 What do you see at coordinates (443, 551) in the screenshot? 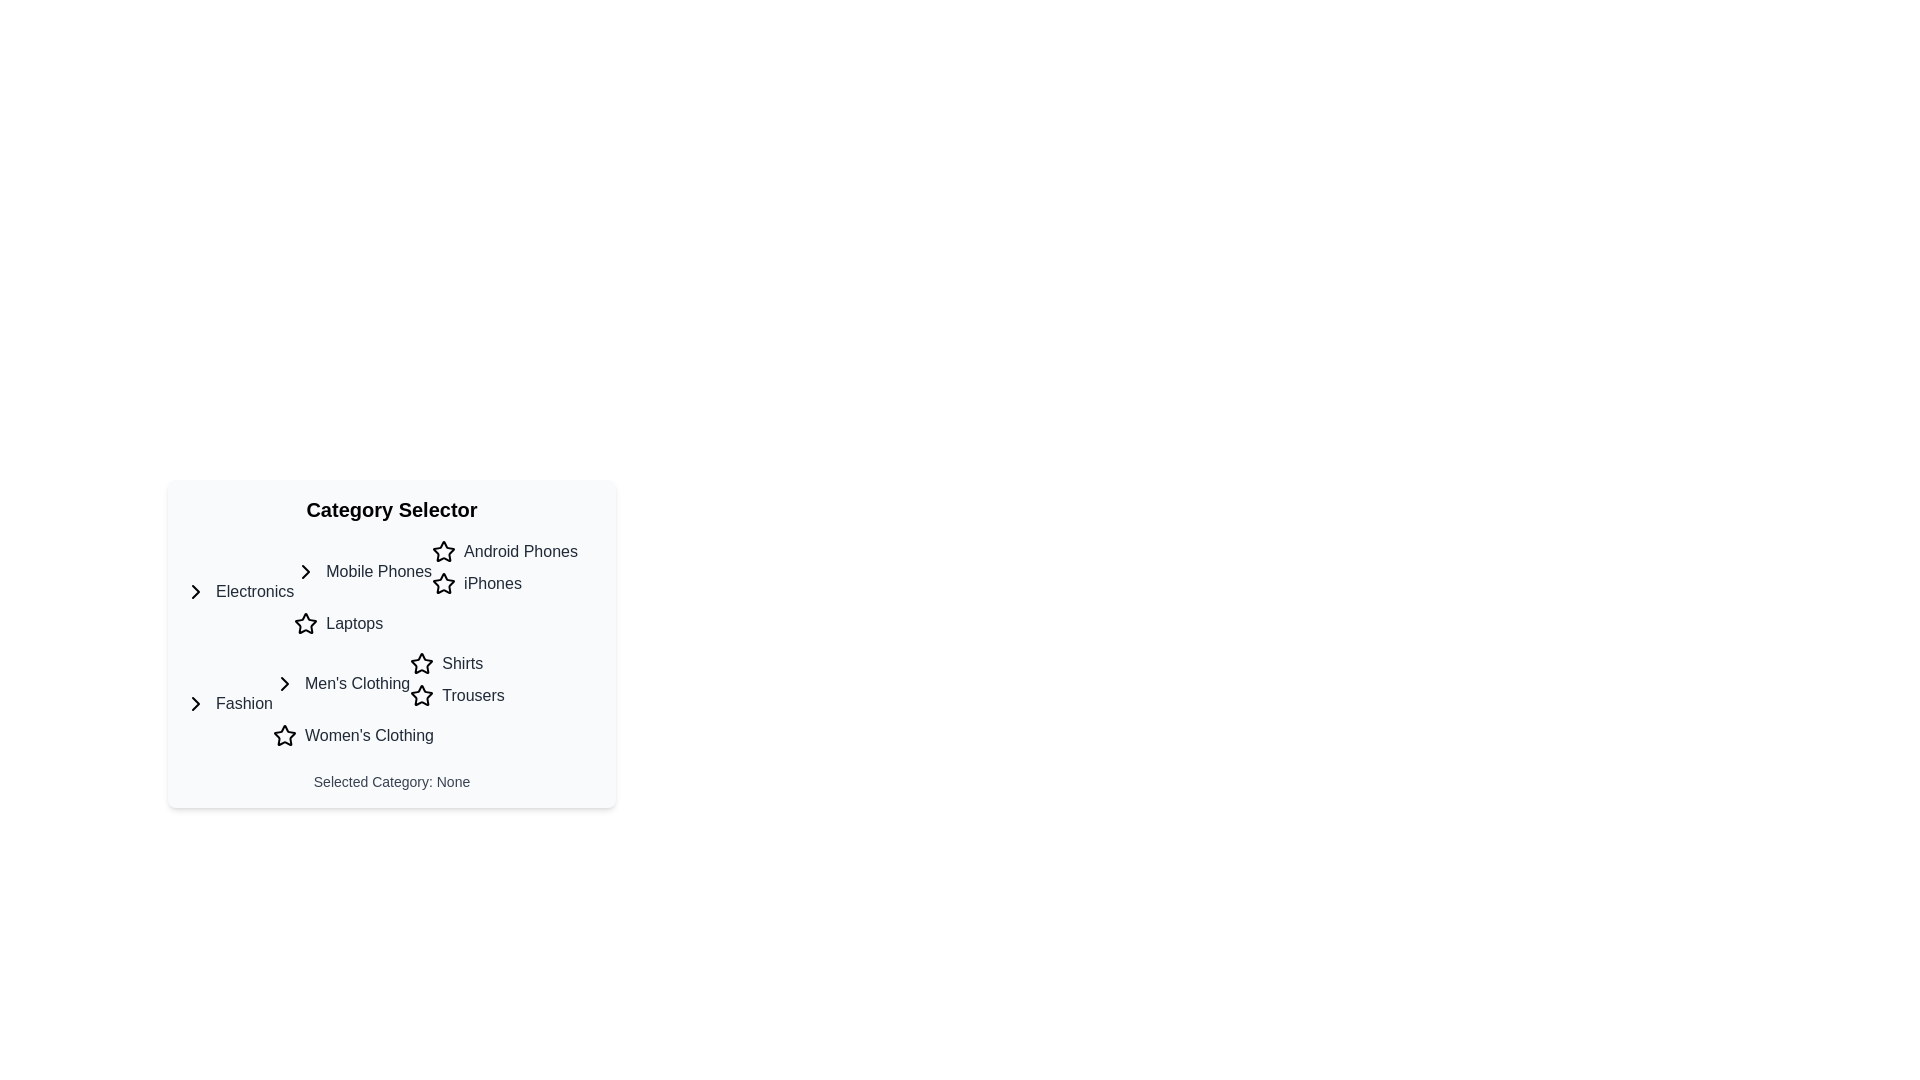
I see `the decorative star icon that emphasizes the 'Android Phones' category, positioned to the left of the 'Android Phones' label in the category selection panel` at bounding box center [443, 551].